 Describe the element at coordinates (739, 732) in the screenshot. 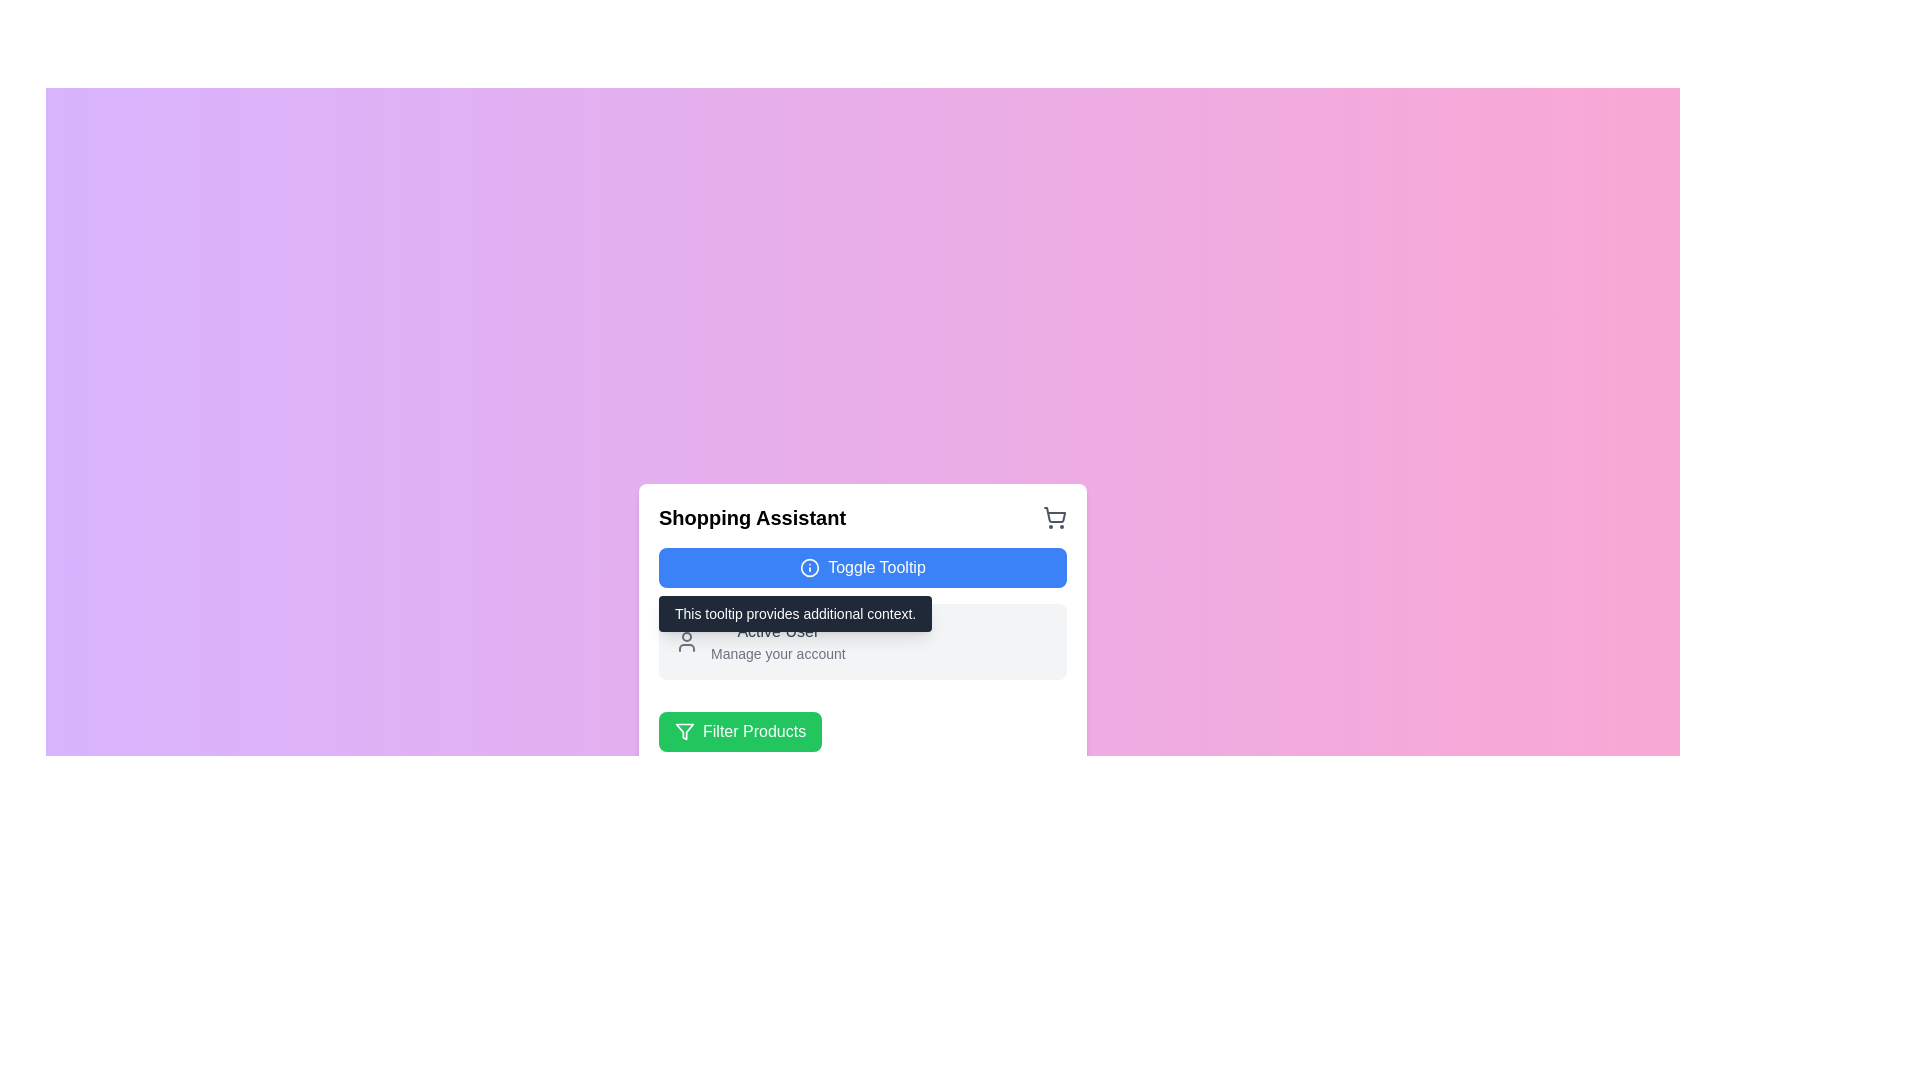

I see `the green button labeled 'Filter Products' with a white filter icon` at that location.